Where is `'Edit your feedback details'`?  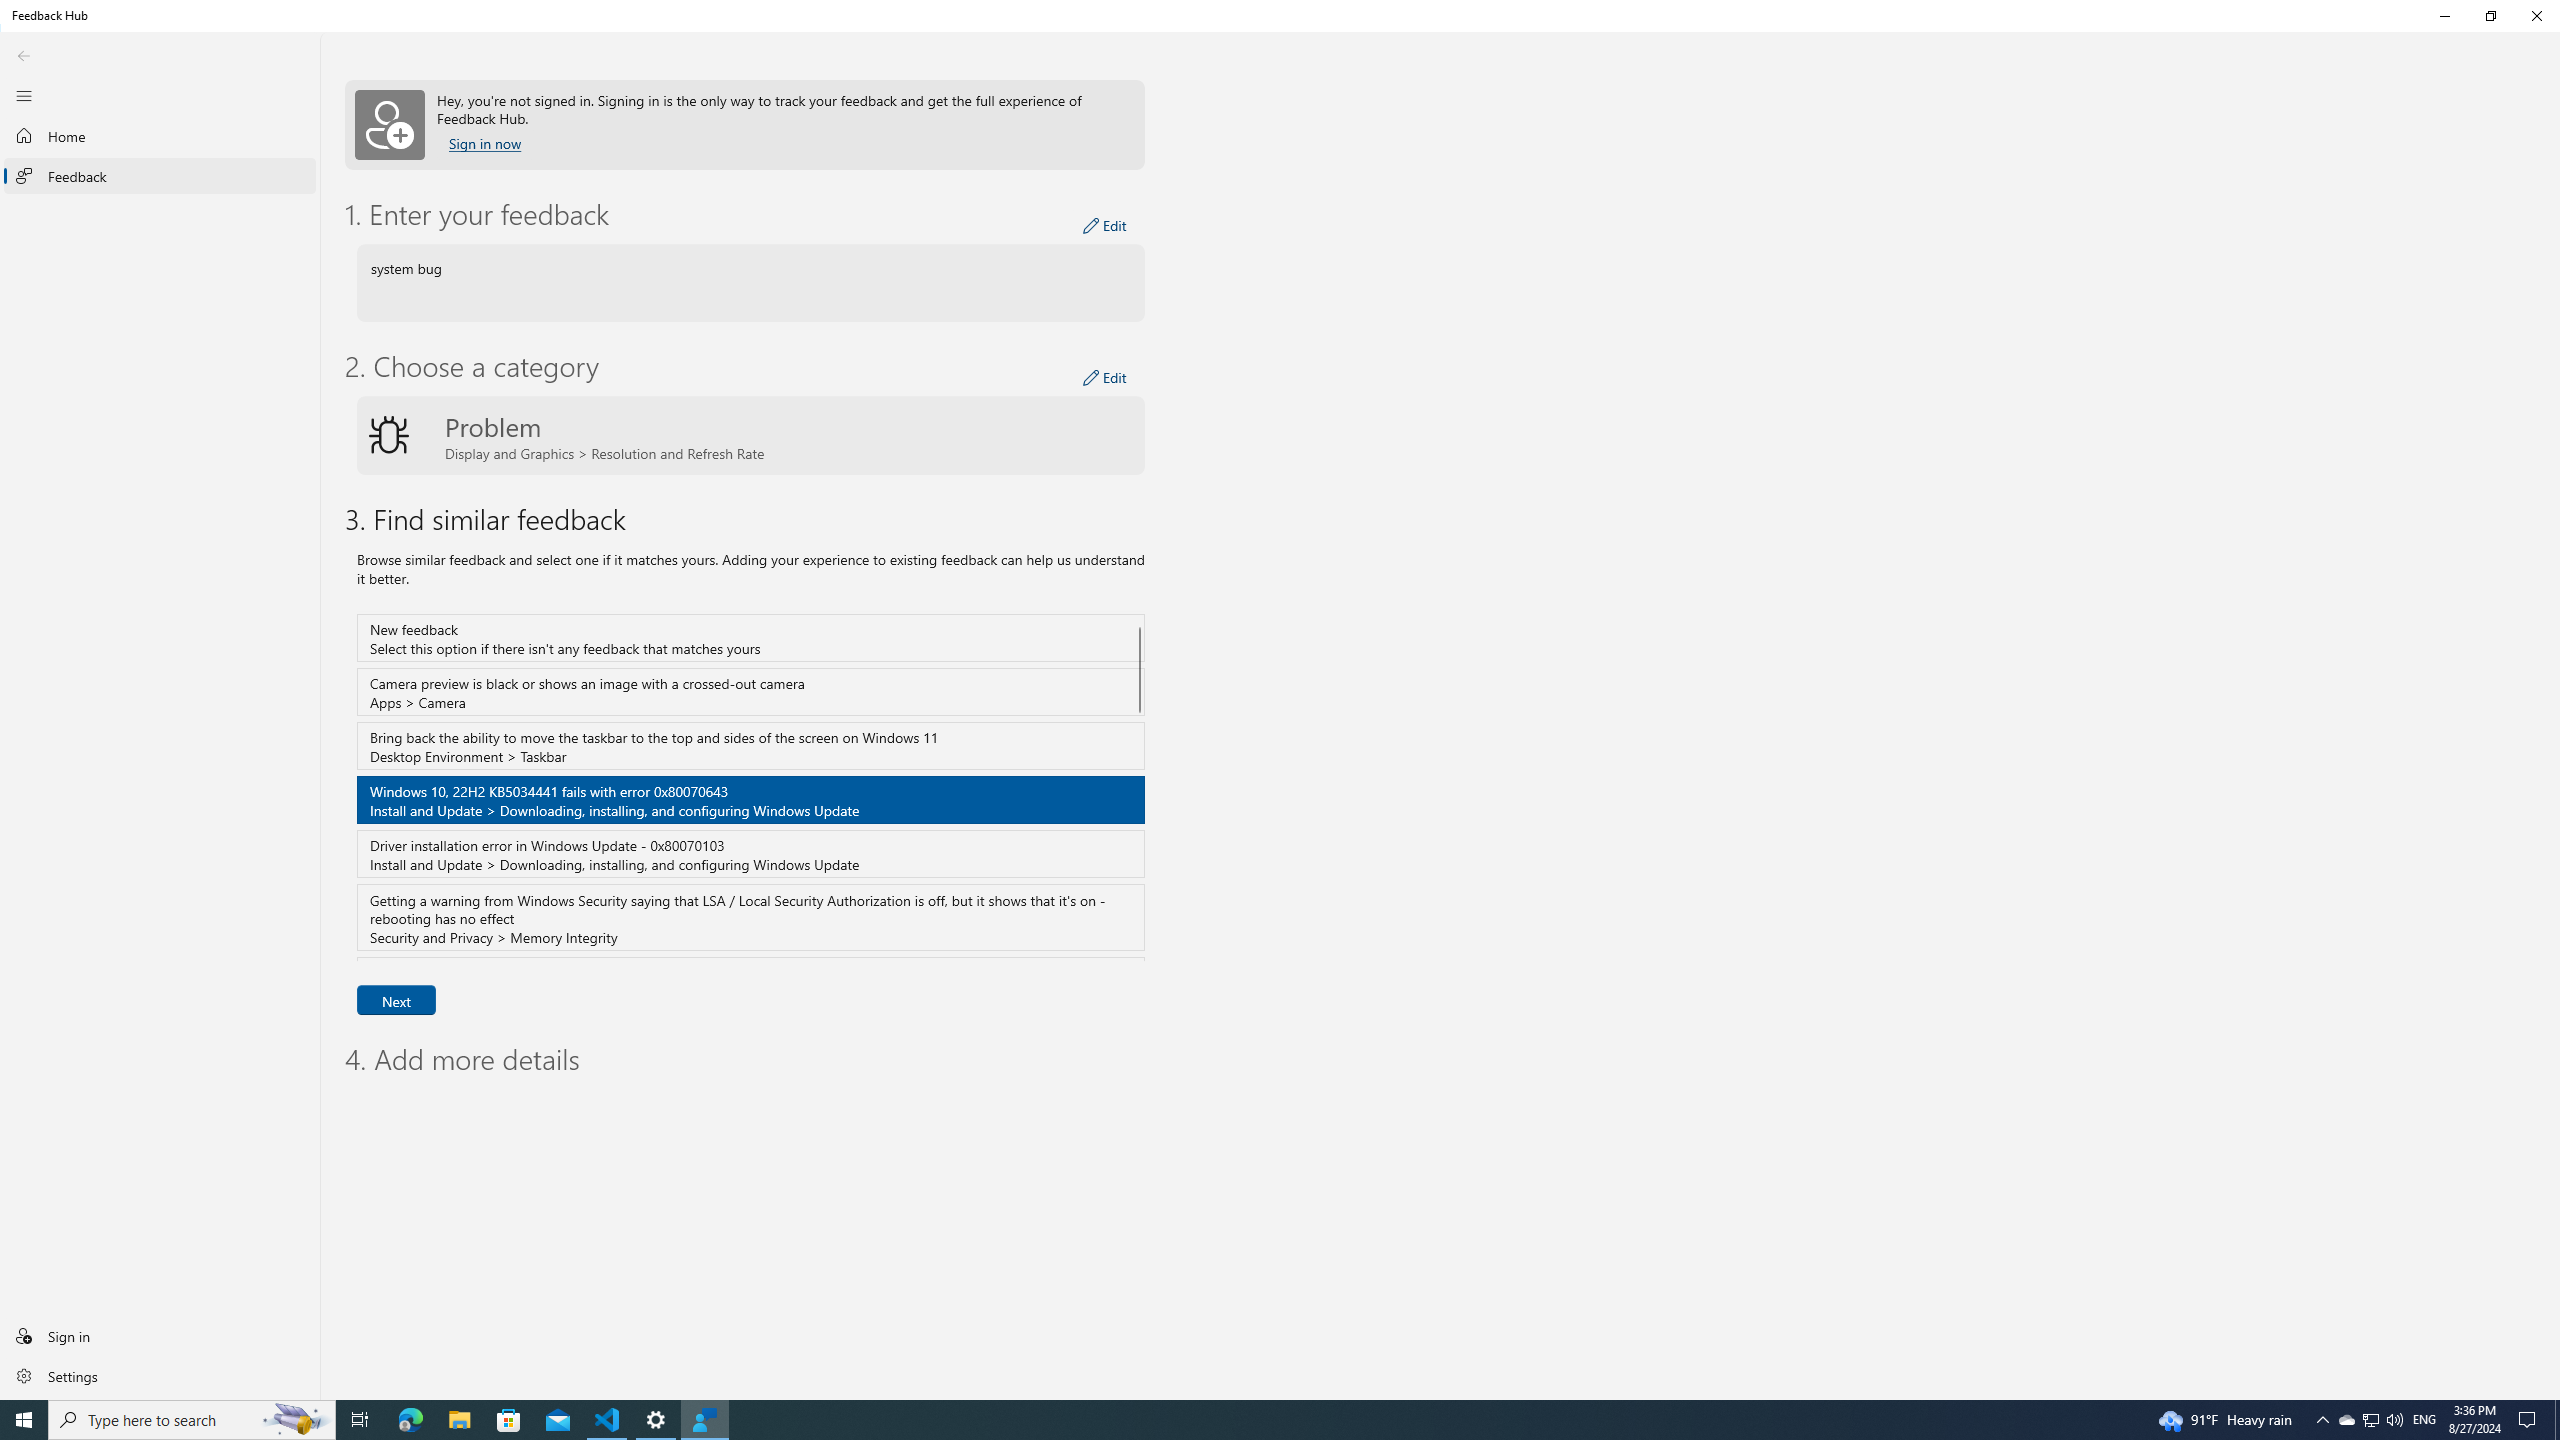
'Edit your feedback details' is located at coordinates (1104, 225).